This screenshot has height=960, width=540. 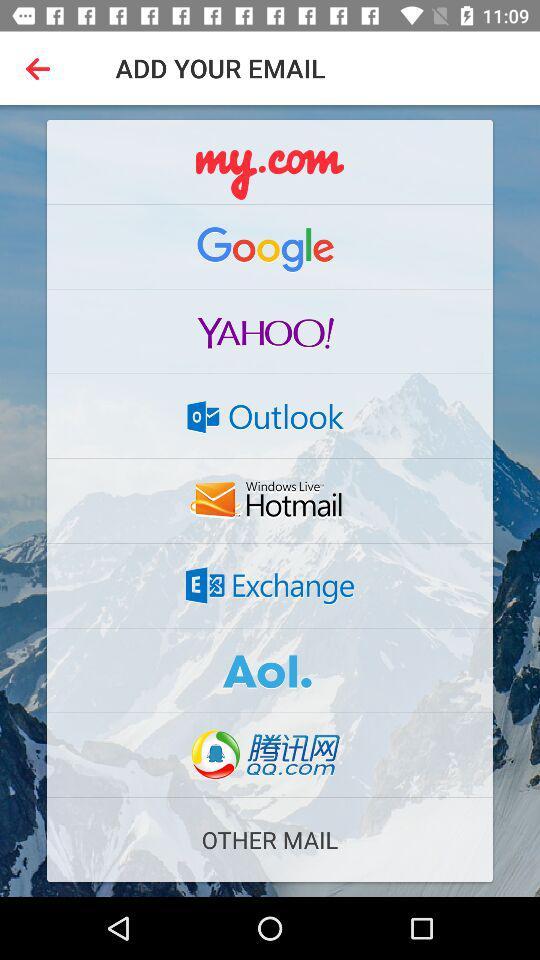 I want to click on yahoo, so click(x=270, y=331).